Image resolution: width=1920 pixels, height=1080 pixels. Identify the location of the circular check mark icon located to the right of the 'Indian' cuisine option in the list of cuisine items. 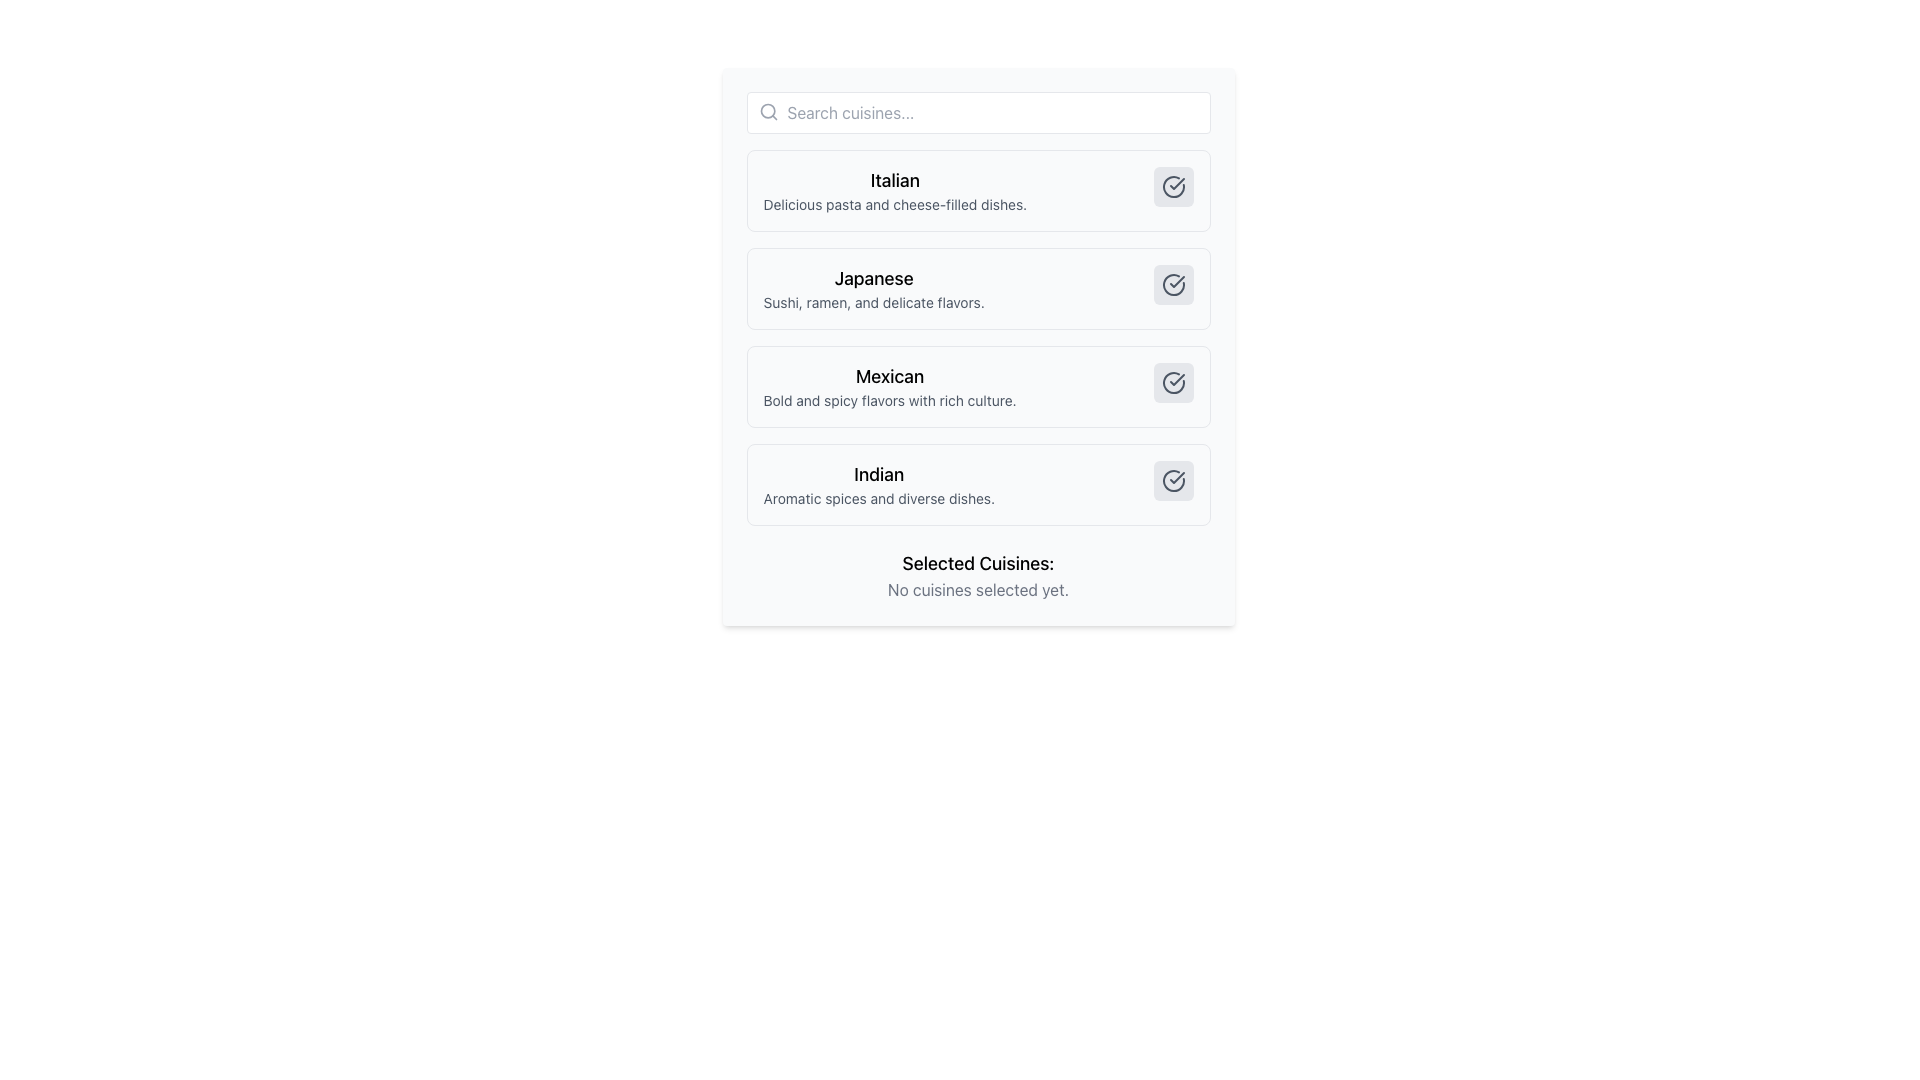
(1173, 481).